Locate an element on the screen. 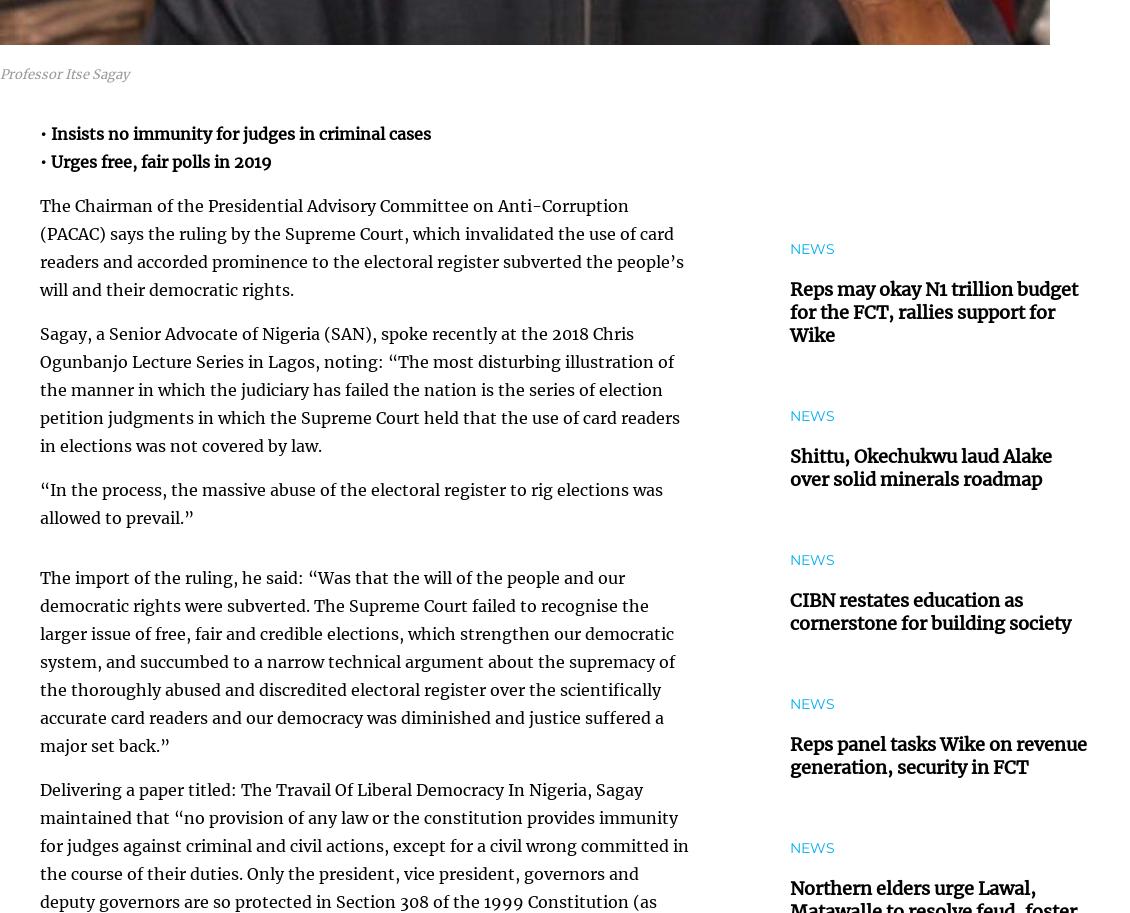  'Professor Itse Sagay' is located at coordinates (64, 73).